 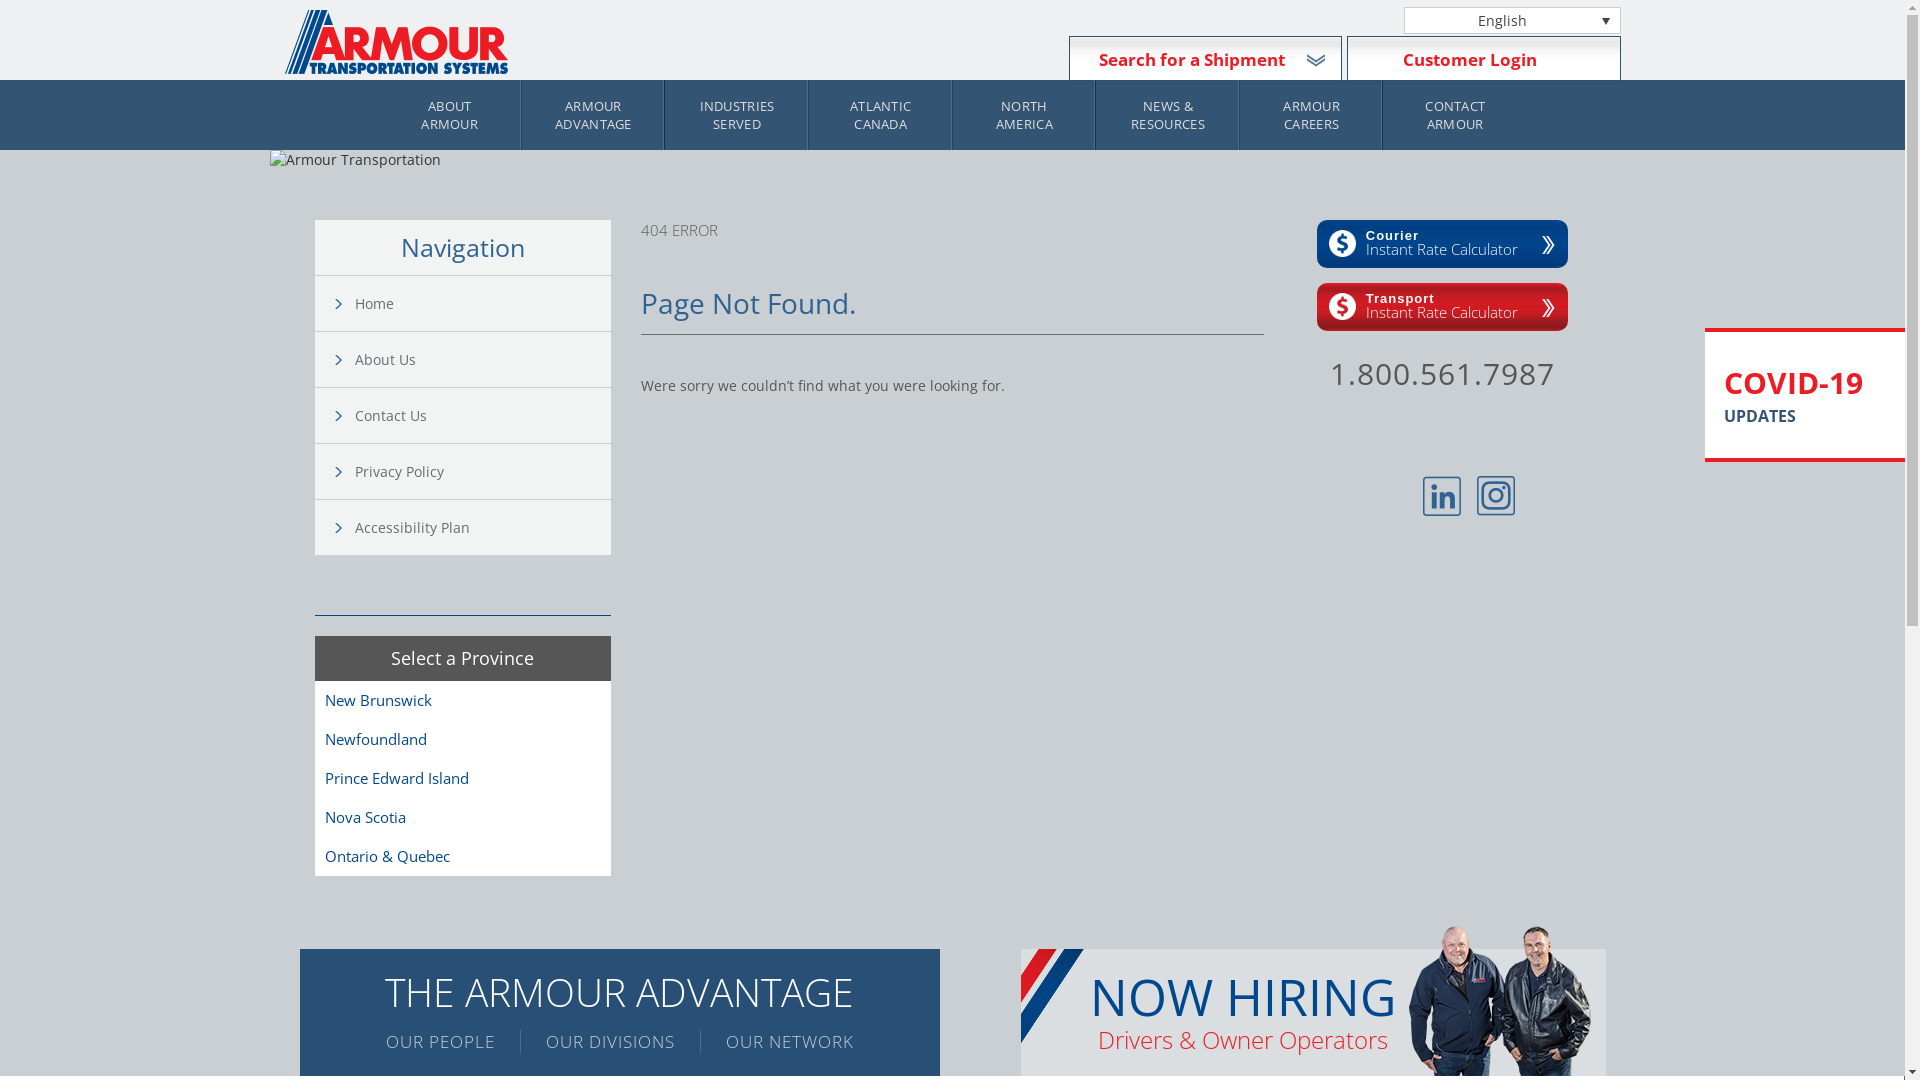 I want to click on 'ATLANTIC, so click(x=880, y=115).